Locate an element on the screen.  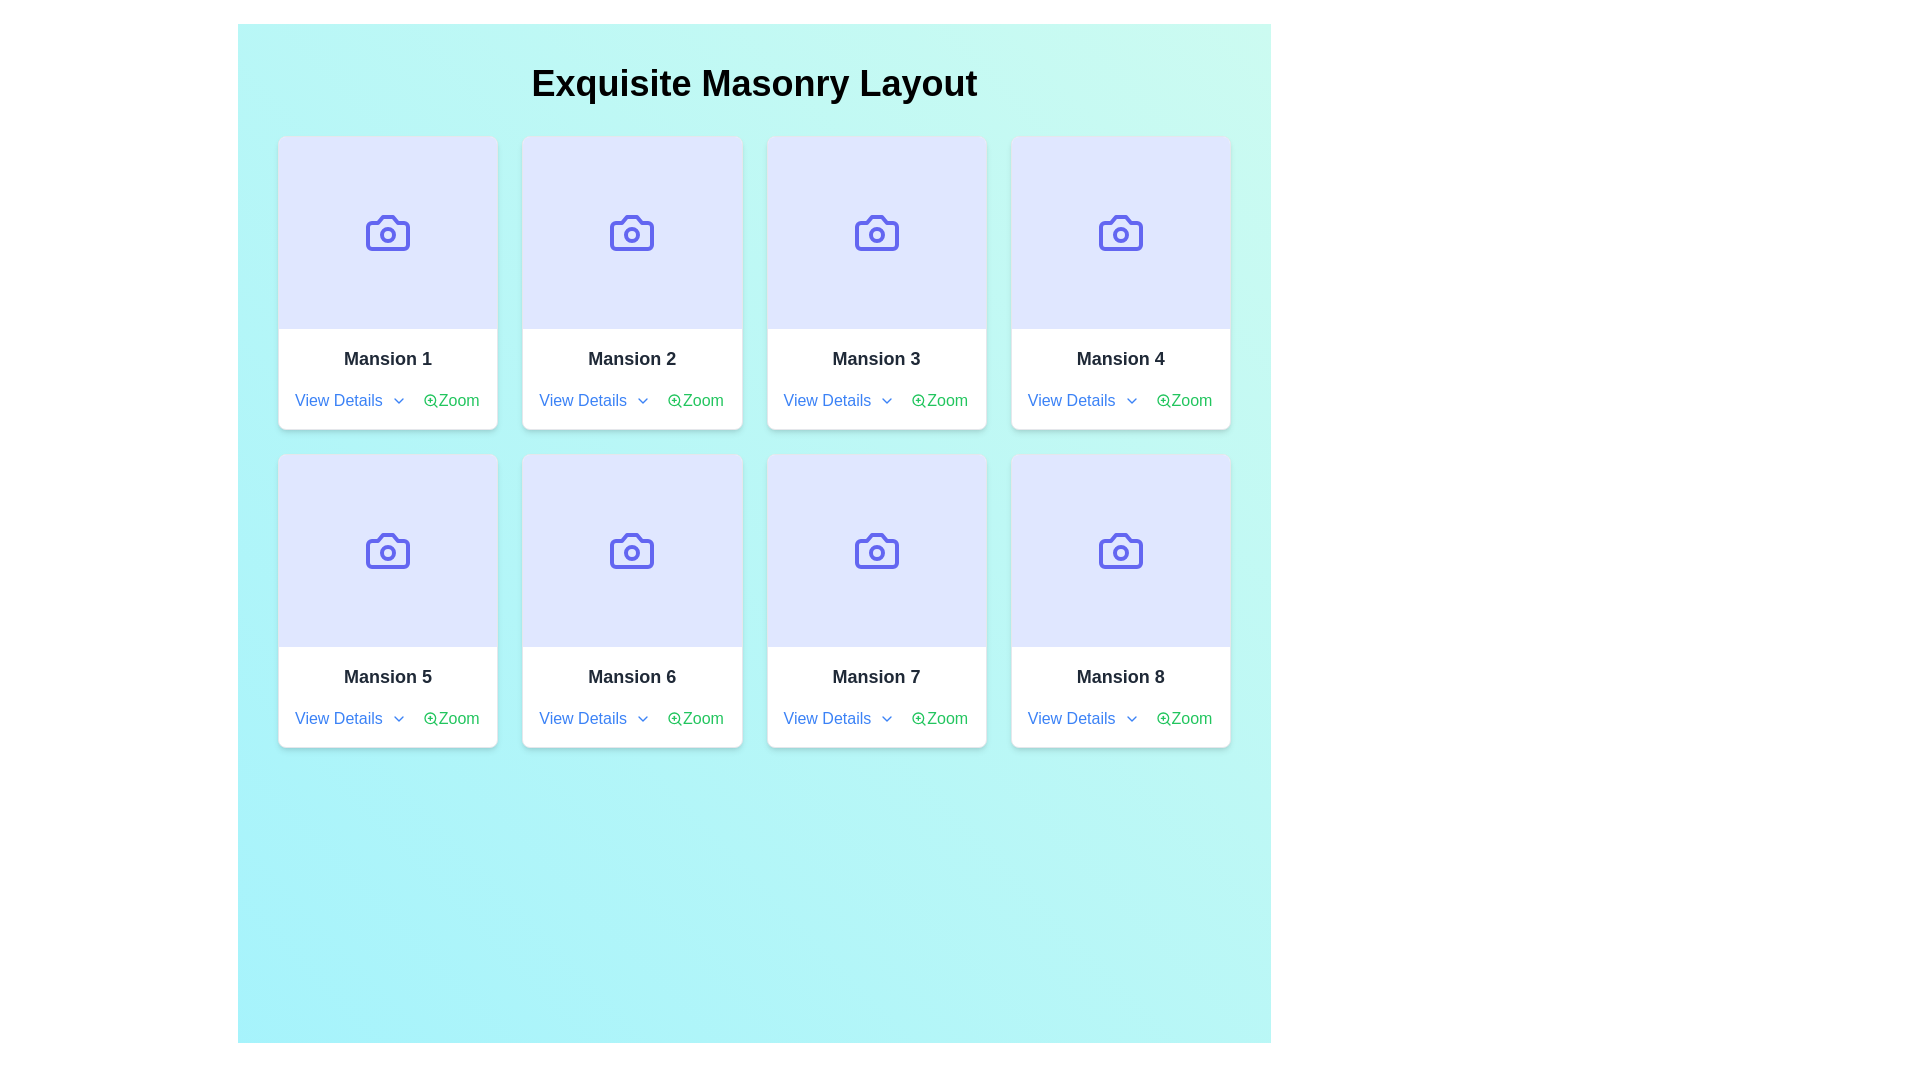
the icon representing the 'Mansion 1' card, which is centrally positioned in the top-left card of the 'Exquisite Masonry Layout.' is located at coordinates (388, 231).